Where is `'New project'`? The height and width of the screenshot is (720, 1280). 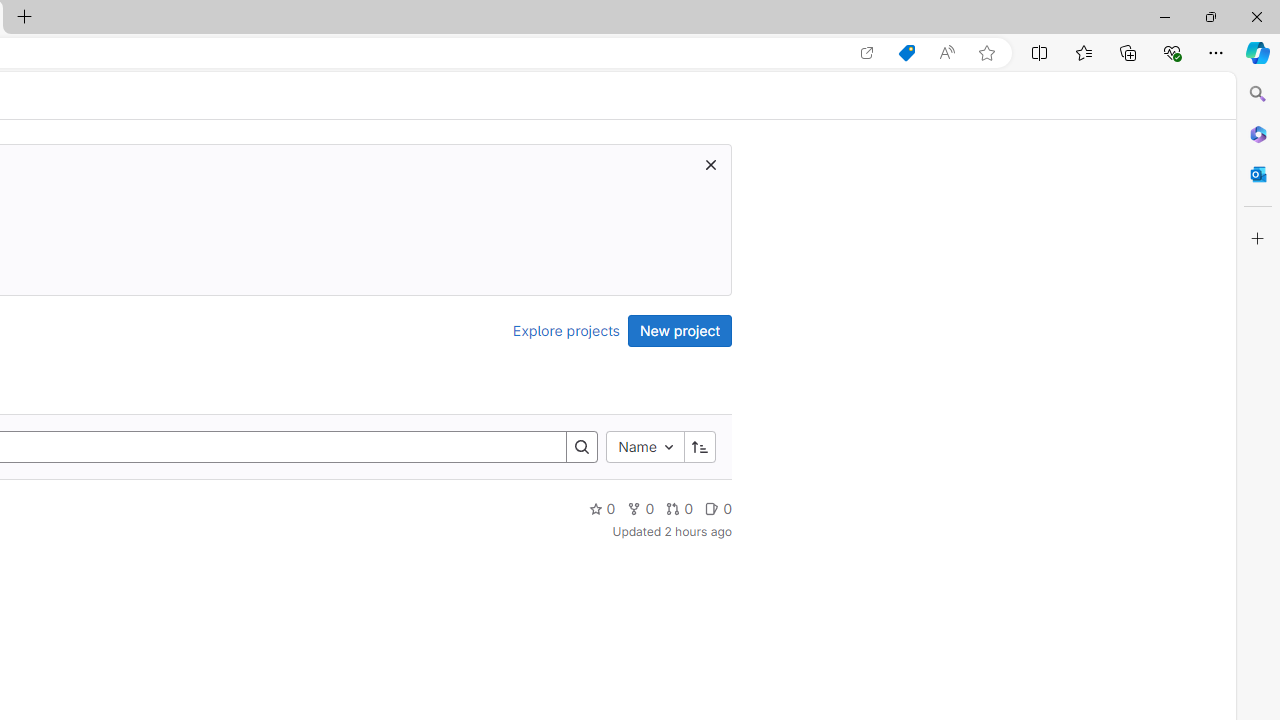 'New project' is located at coordinates (680, 329).